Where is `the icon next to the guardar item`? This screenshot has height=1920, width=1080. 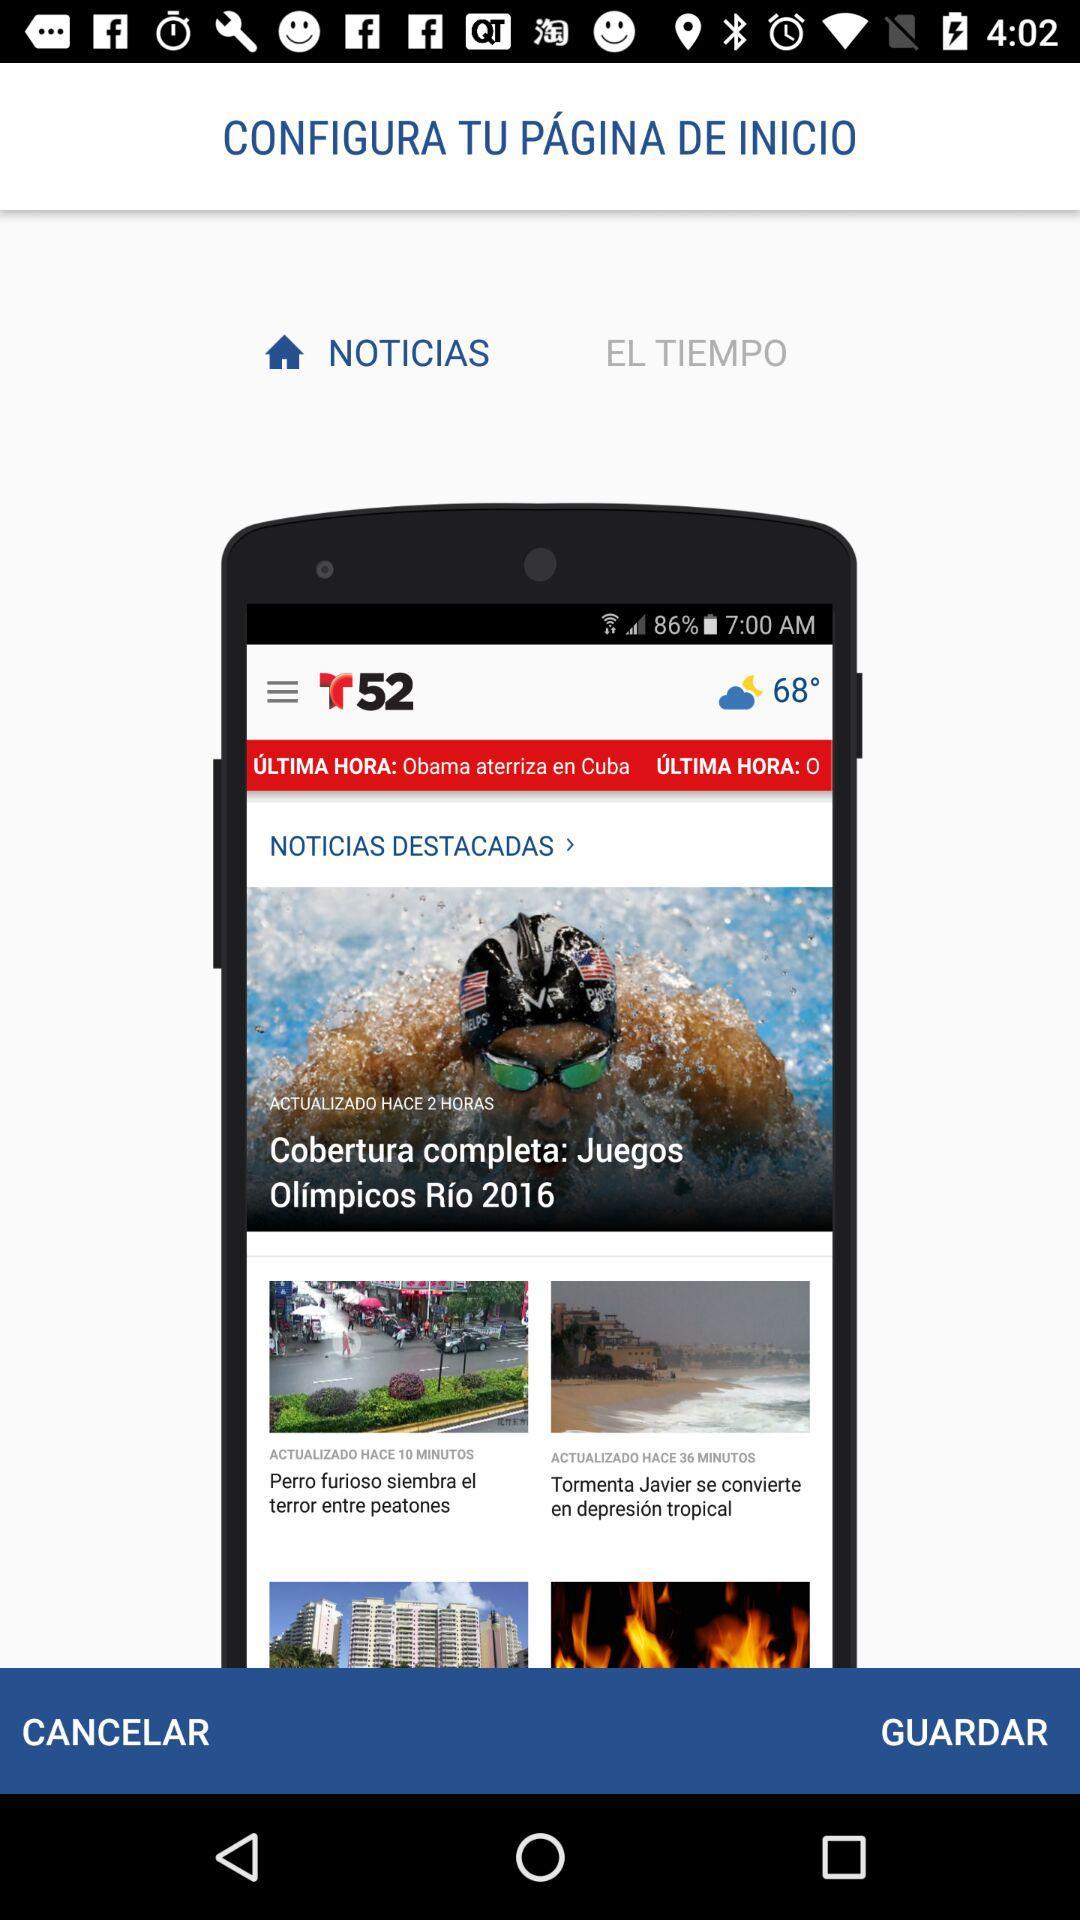 the icon next to the guardar item is located at coordinates (115, 1730).